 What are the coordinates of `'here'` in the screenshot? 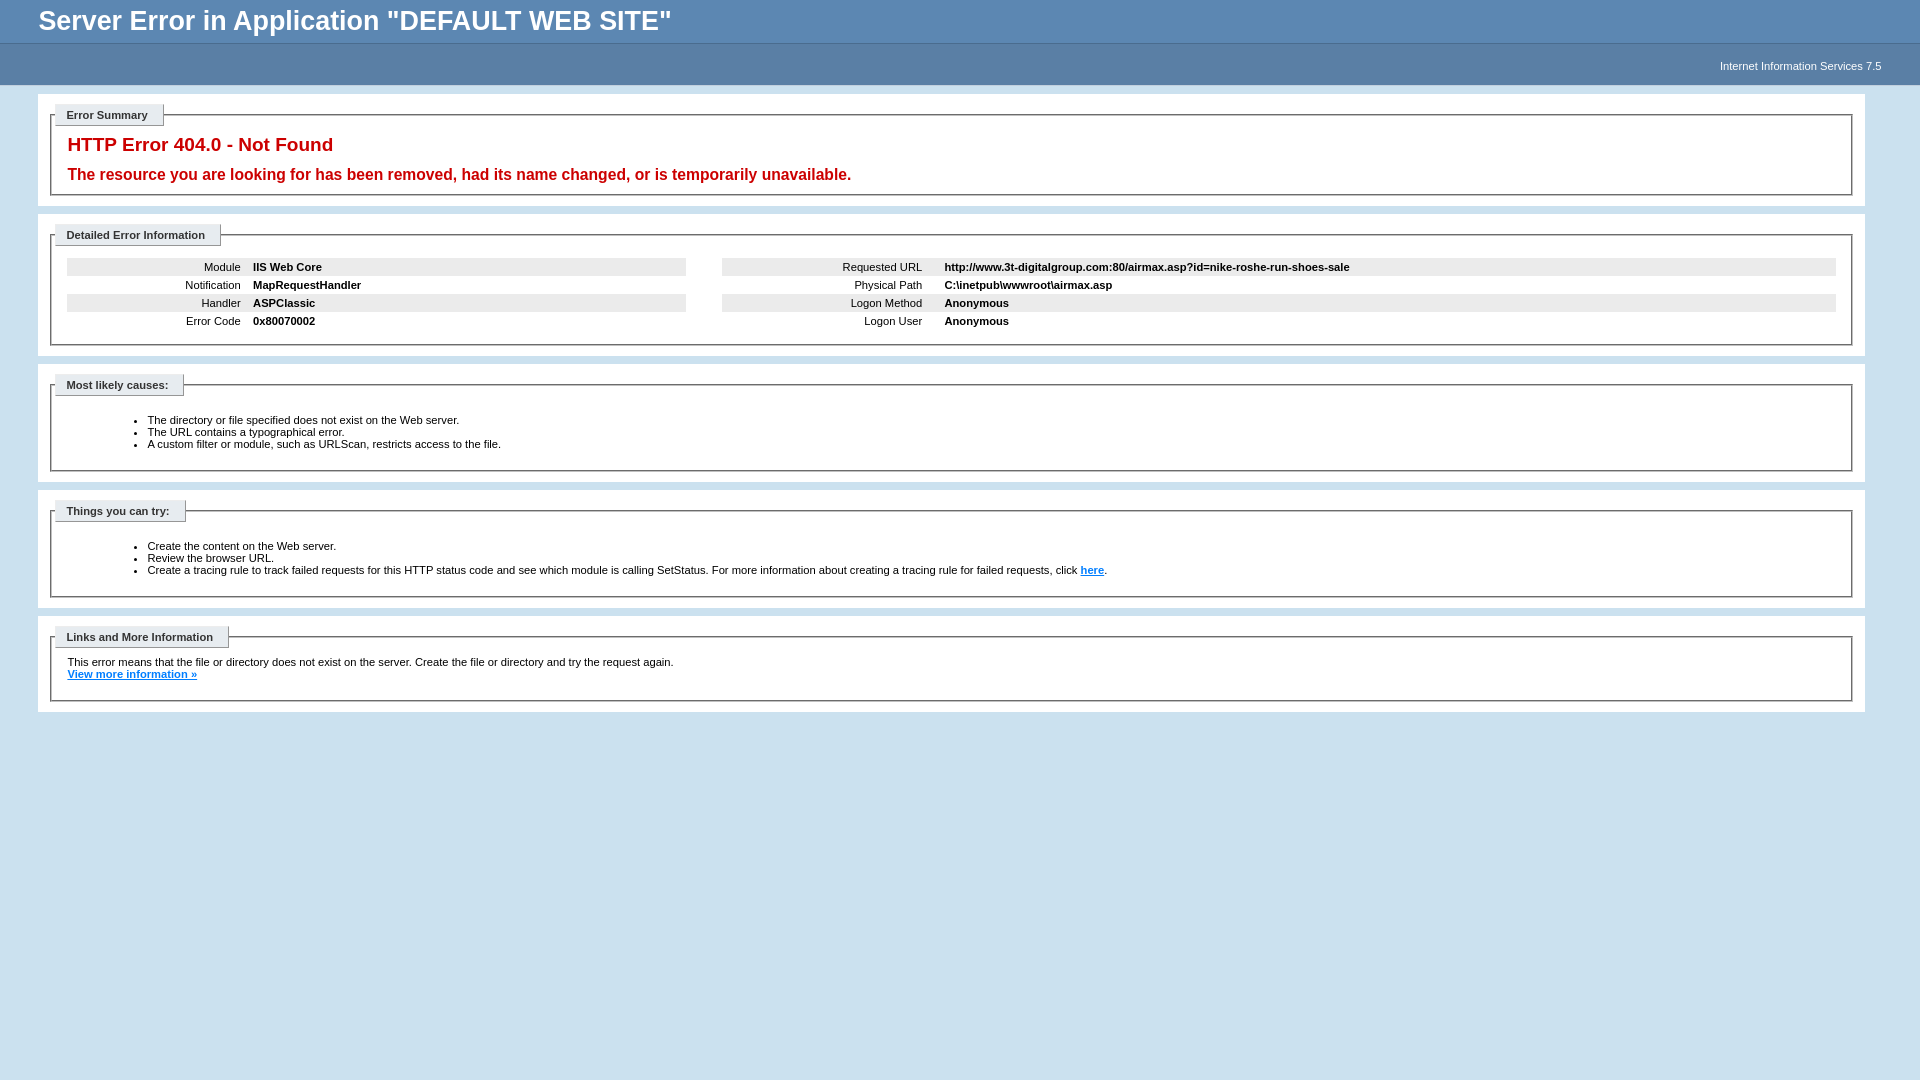 It's located at (1092, 570).